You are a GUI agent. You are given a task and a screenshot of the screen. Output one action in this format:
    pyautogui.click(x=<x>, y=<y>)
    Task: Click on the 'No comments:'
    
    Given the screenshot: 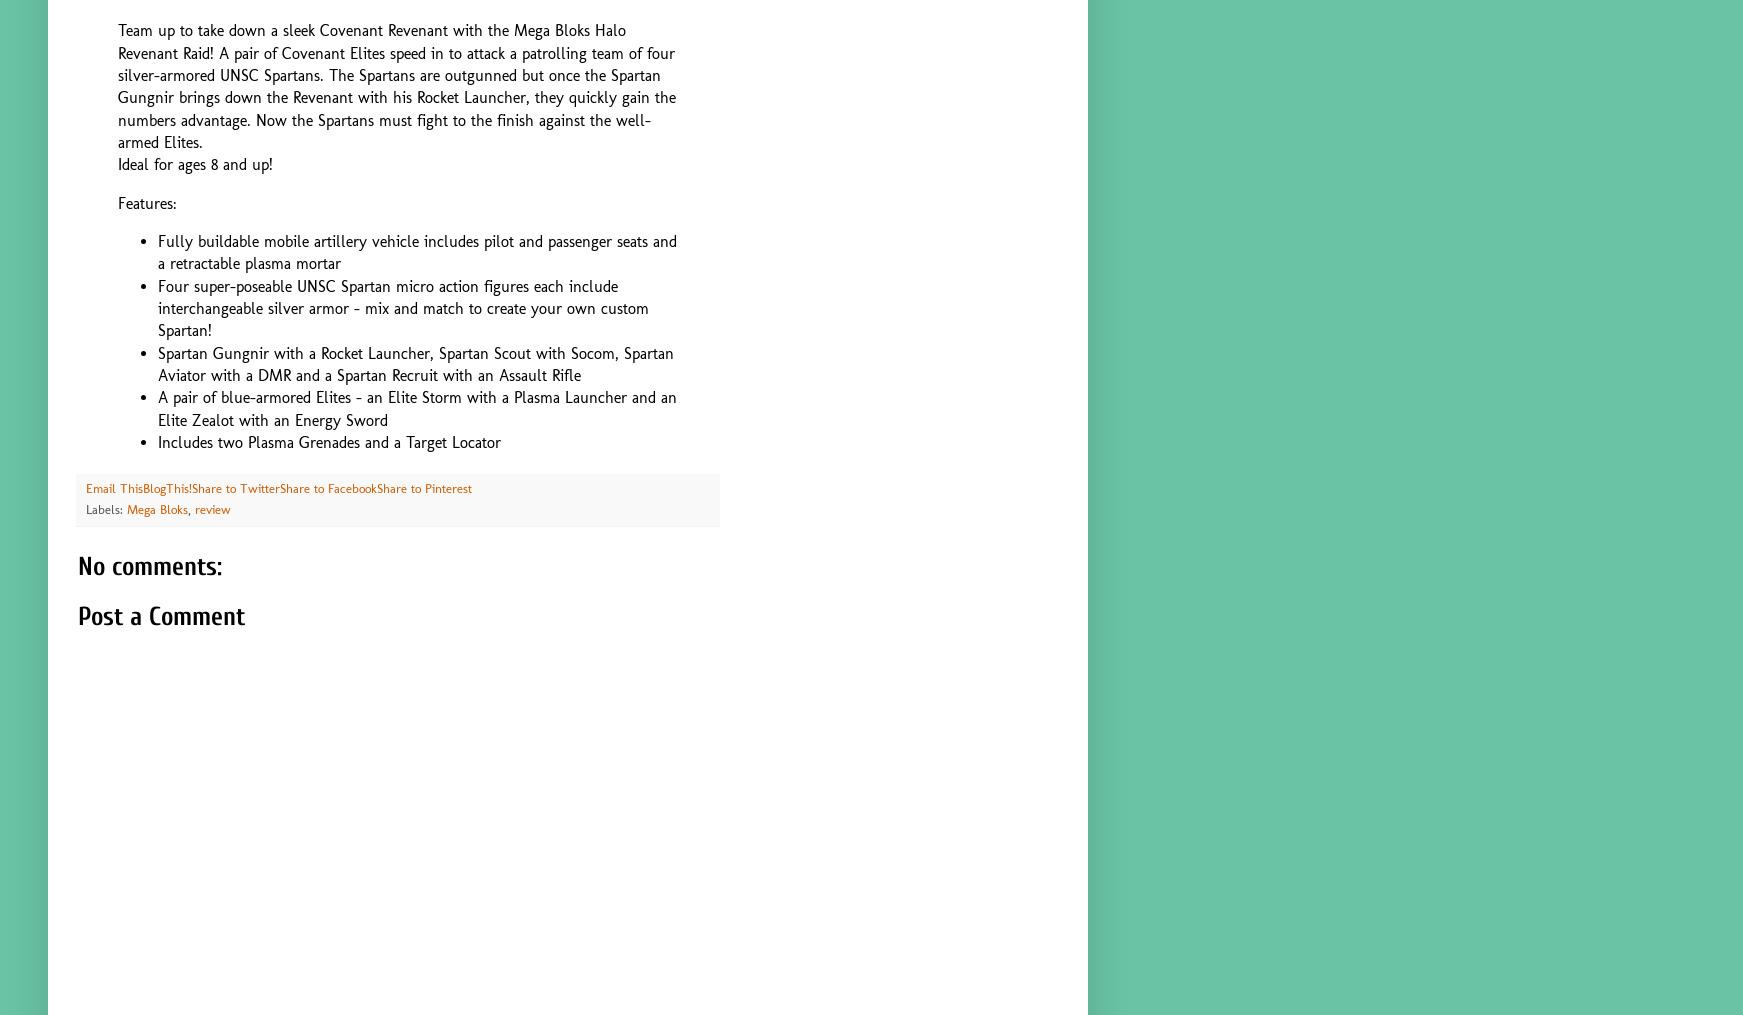 What is the action you would take?
    pyautogui.click(x=150, y=566)
    